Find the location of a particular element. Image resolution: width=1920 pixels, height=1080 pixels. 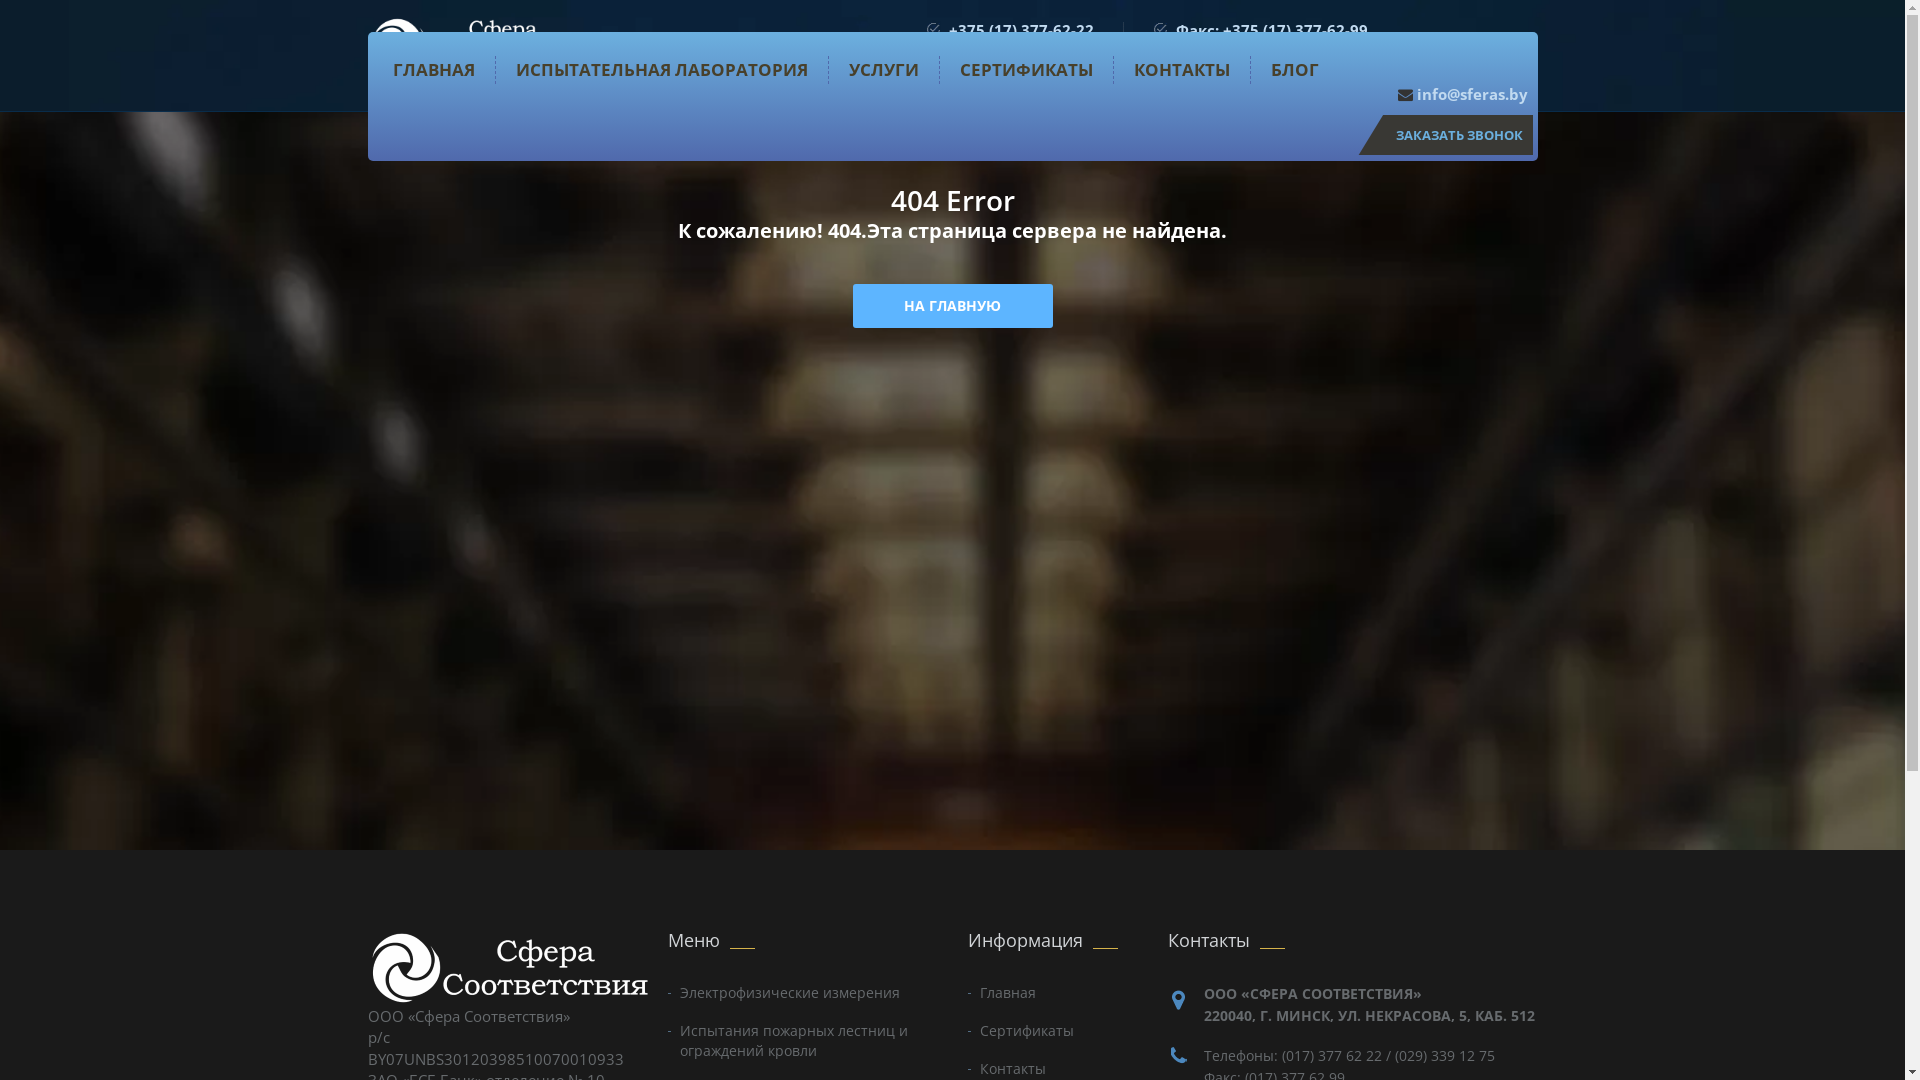

'(017) 377 62 22' is located at coordinates (1332, 1054).